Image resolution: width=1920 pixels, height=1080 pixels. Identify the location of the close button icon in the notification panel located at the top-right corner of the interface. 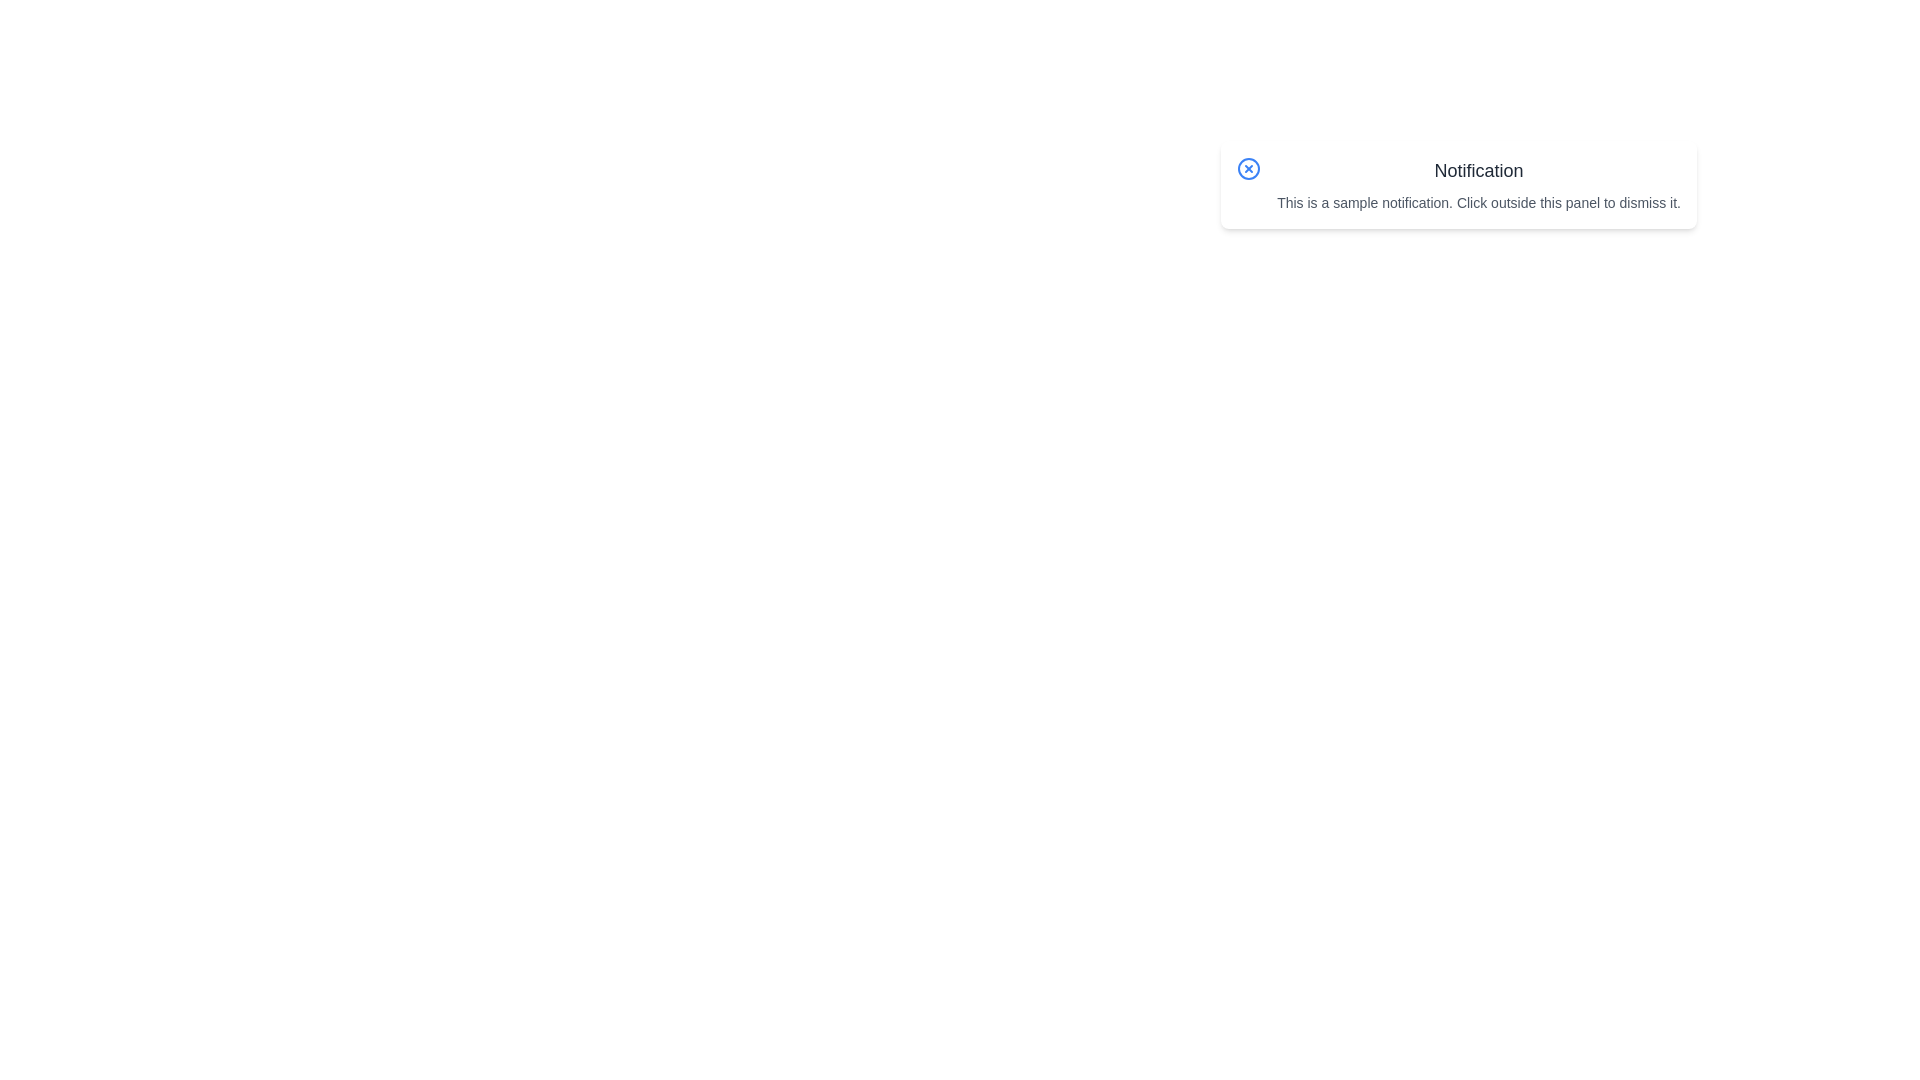
(1248, 168).